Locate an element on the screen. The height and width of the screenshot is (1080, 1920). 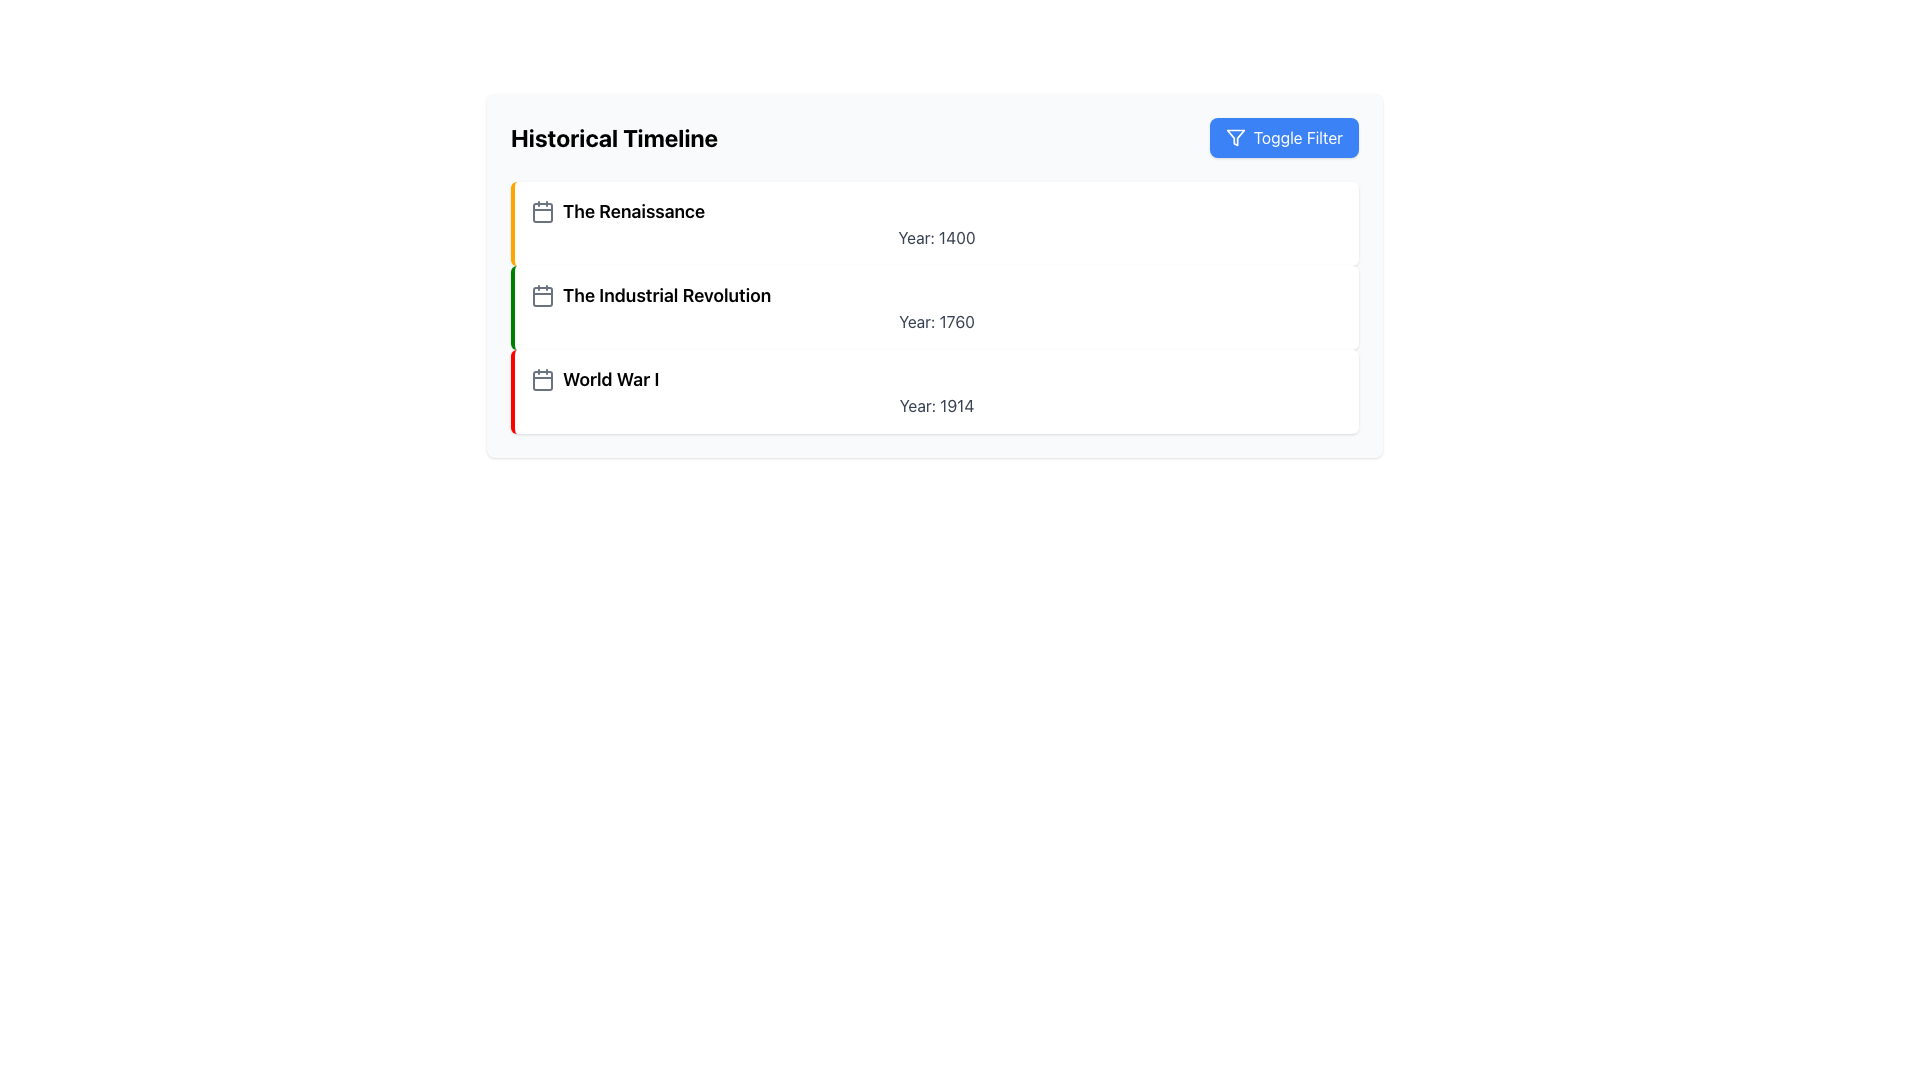
the informational card displaying 'The Renaissance' with the highlight year '1400', which is the first card in the vertical timeline list is located at coordinates (934, 223).